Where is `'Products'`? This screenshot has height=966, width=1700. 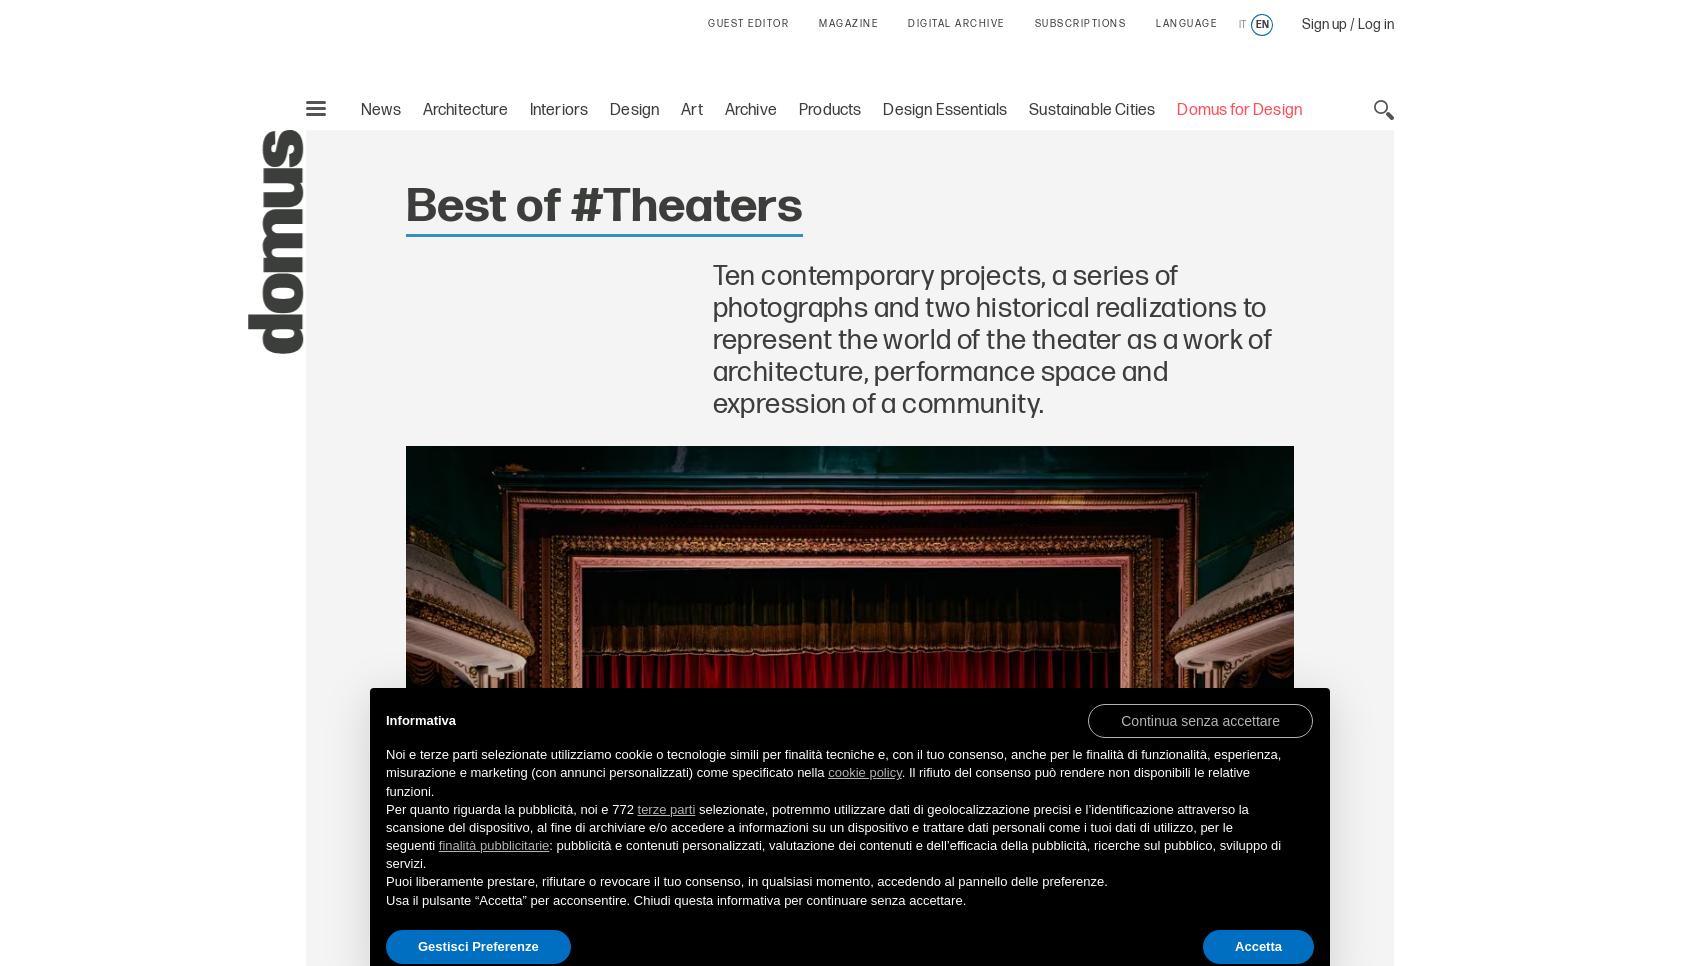
'Products' is located at coordinates (828, 109).